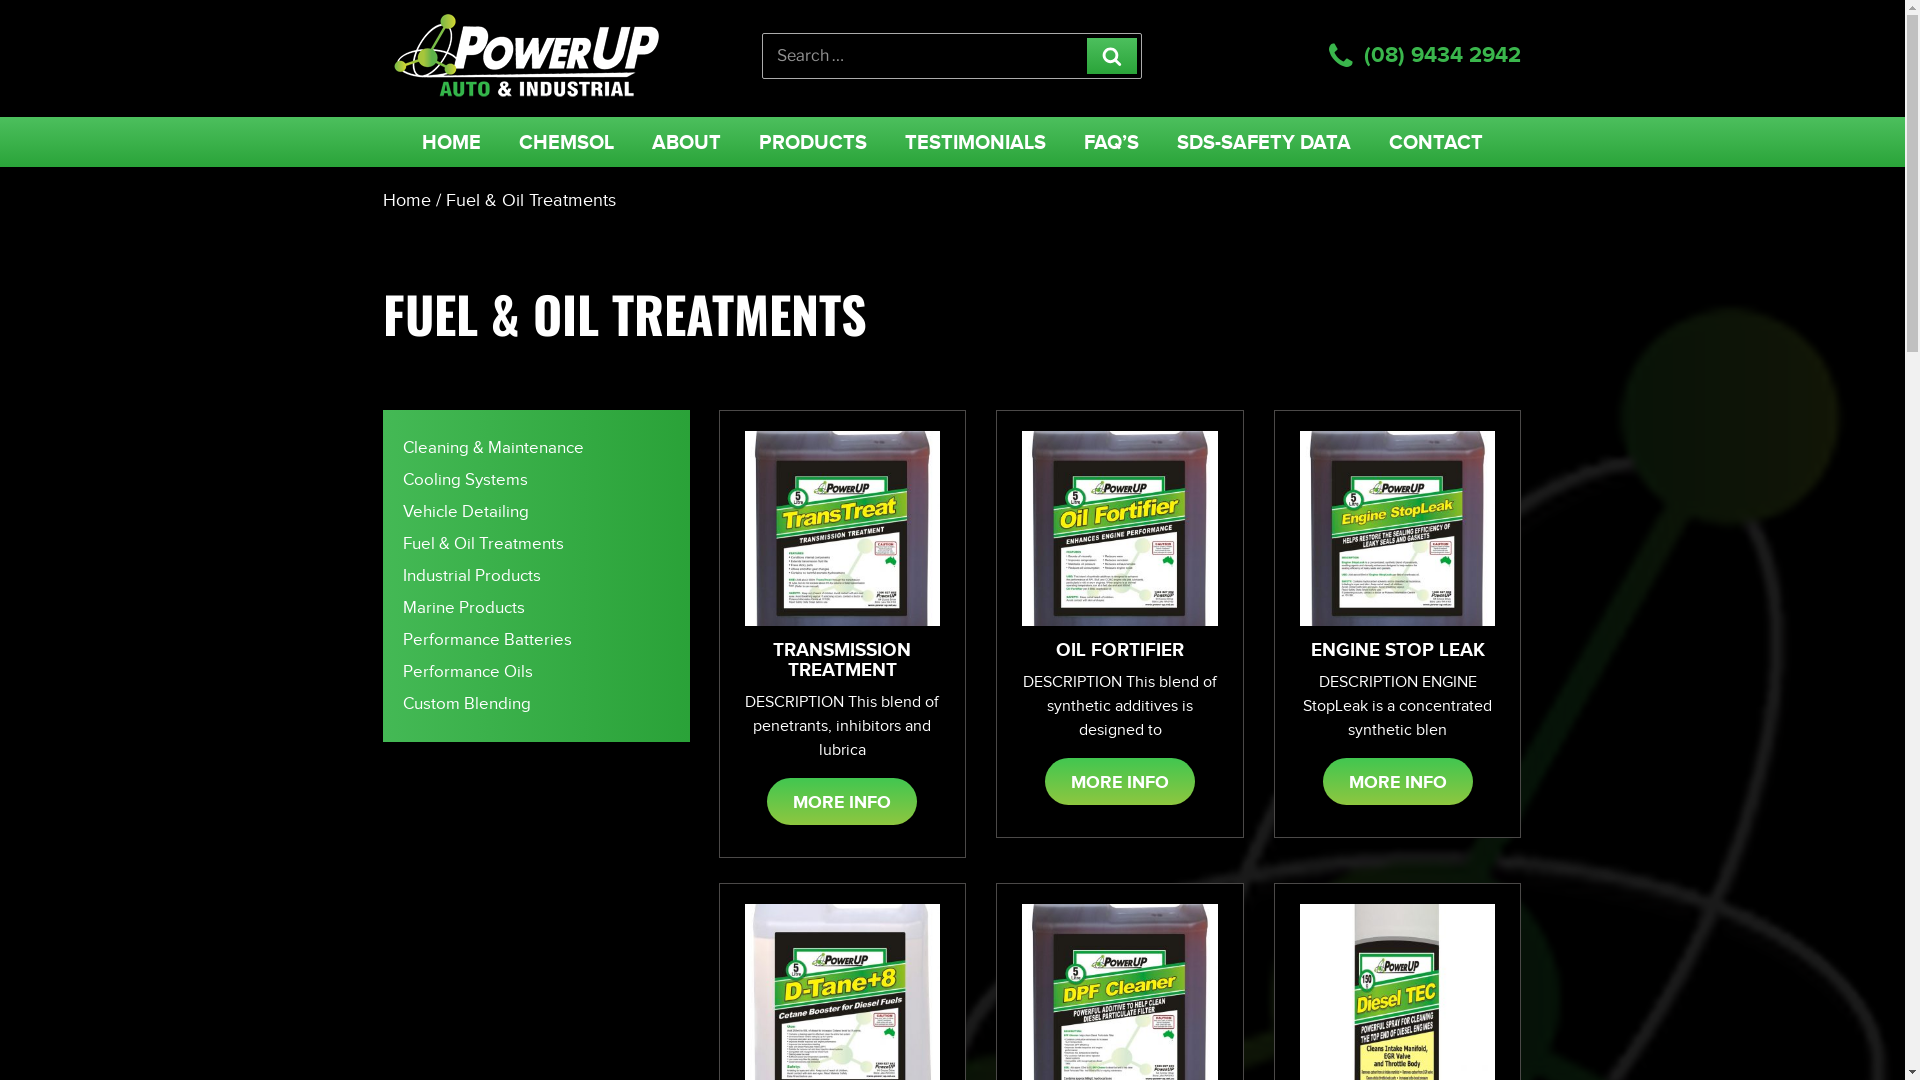  I want to click on 'MORE INFO', so click(1396, 780).